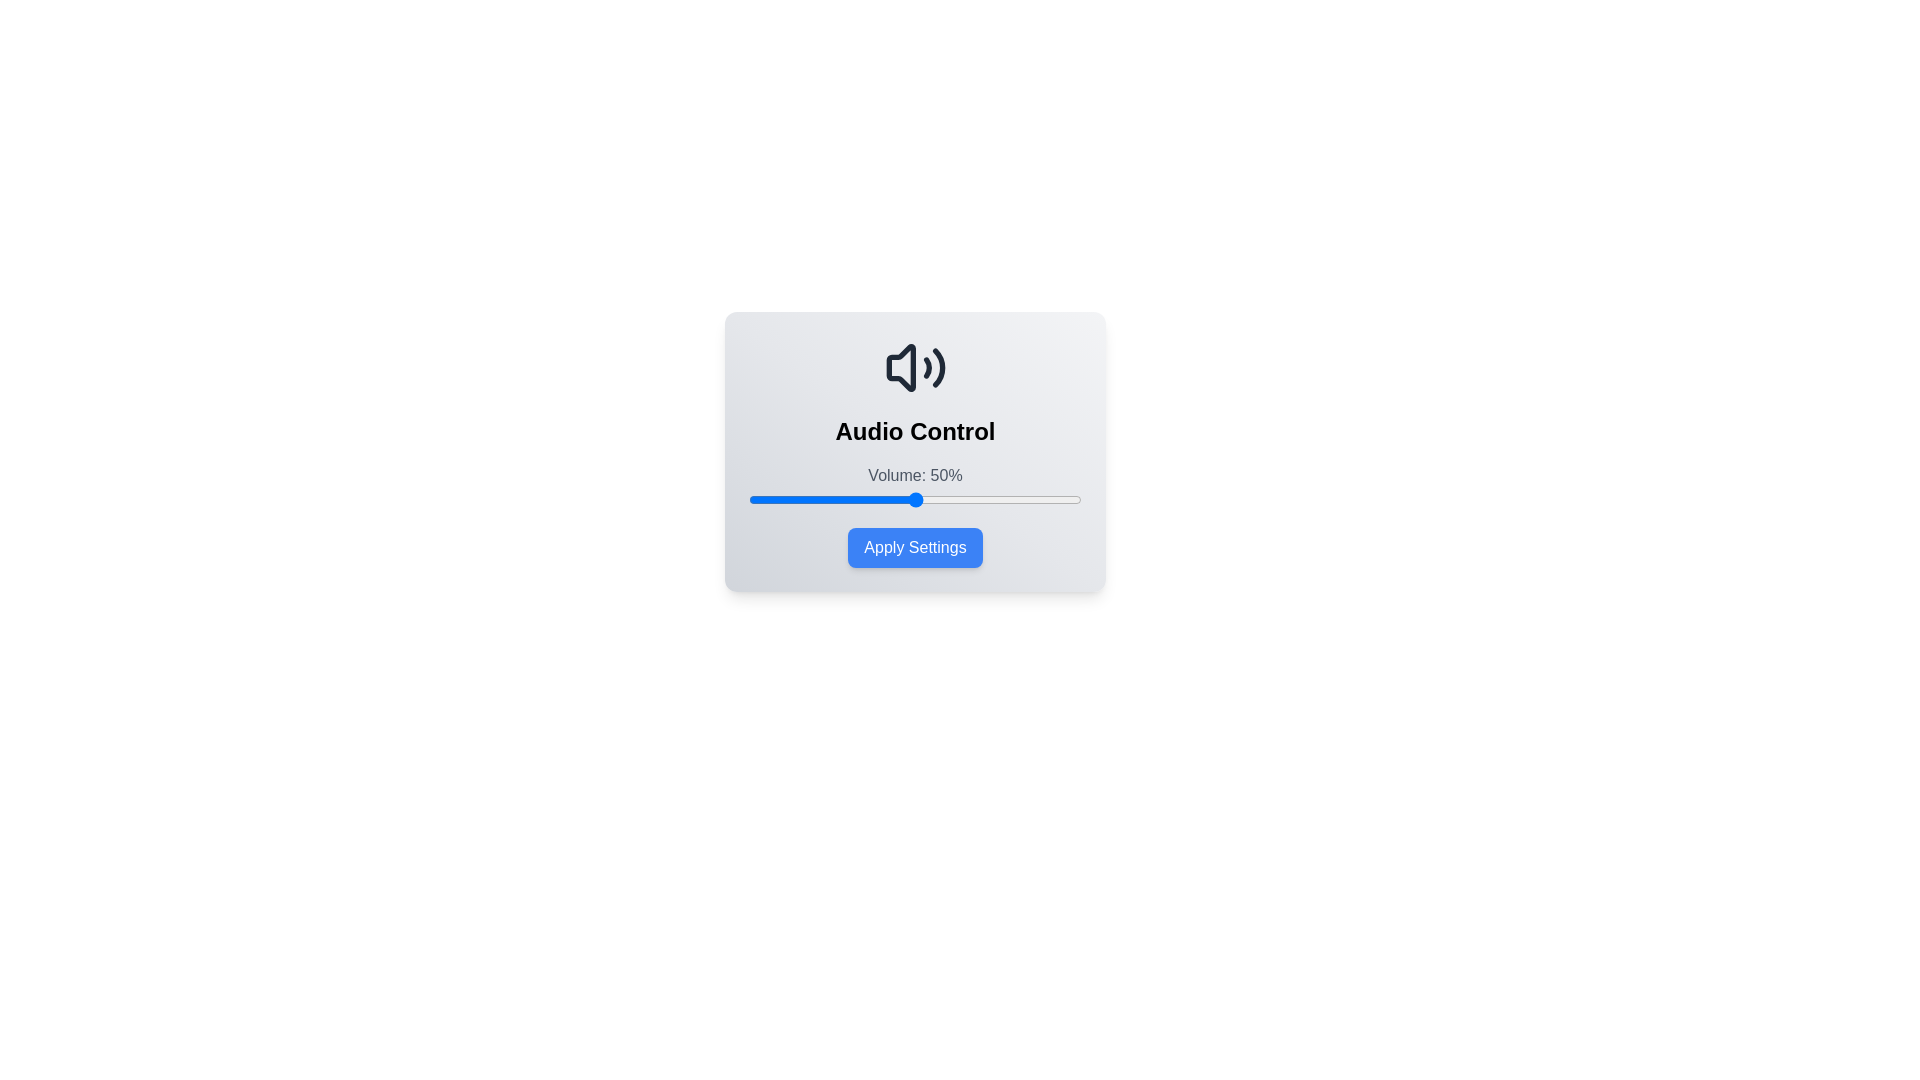  What do you see at coordinates (921, 499) in the screenshot?
I see `the slider` at bounding box center [921, 499].